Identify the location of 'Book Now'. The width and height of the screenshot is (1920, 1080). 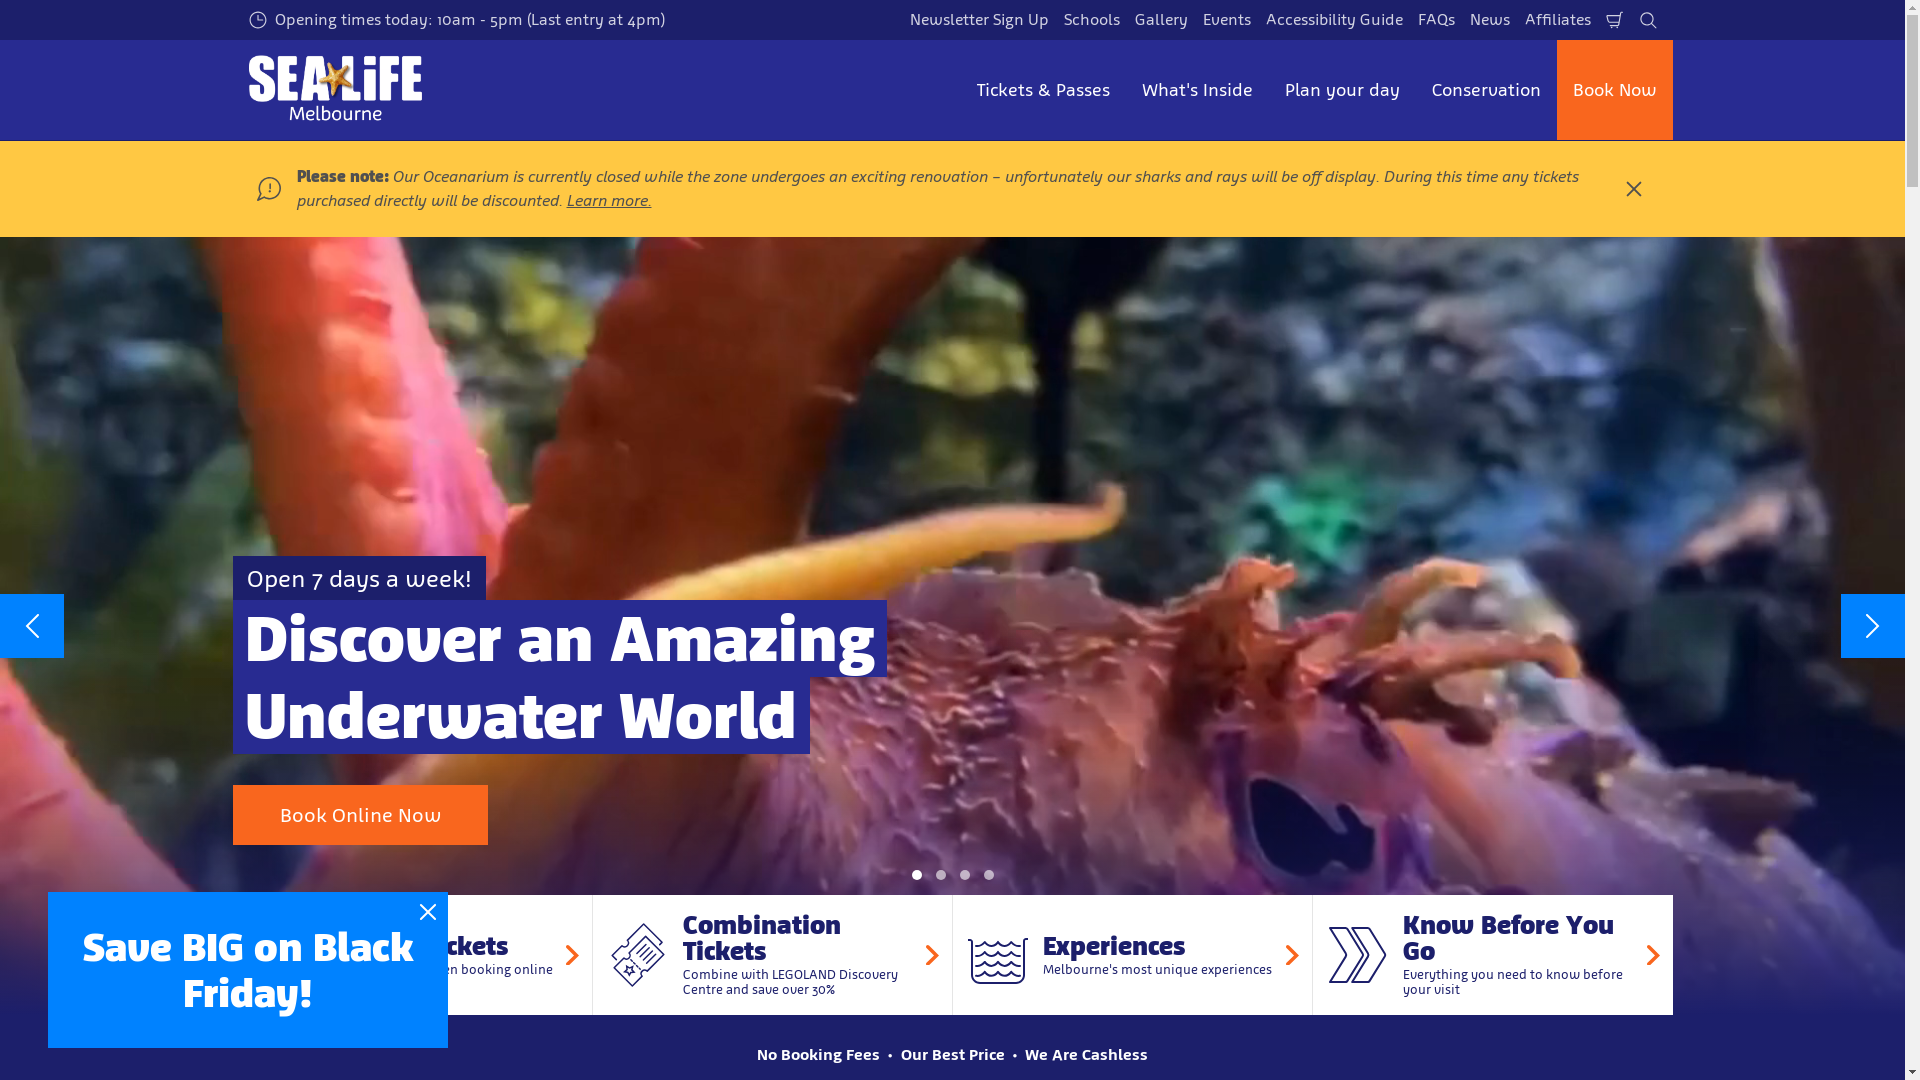
(1613, 88).